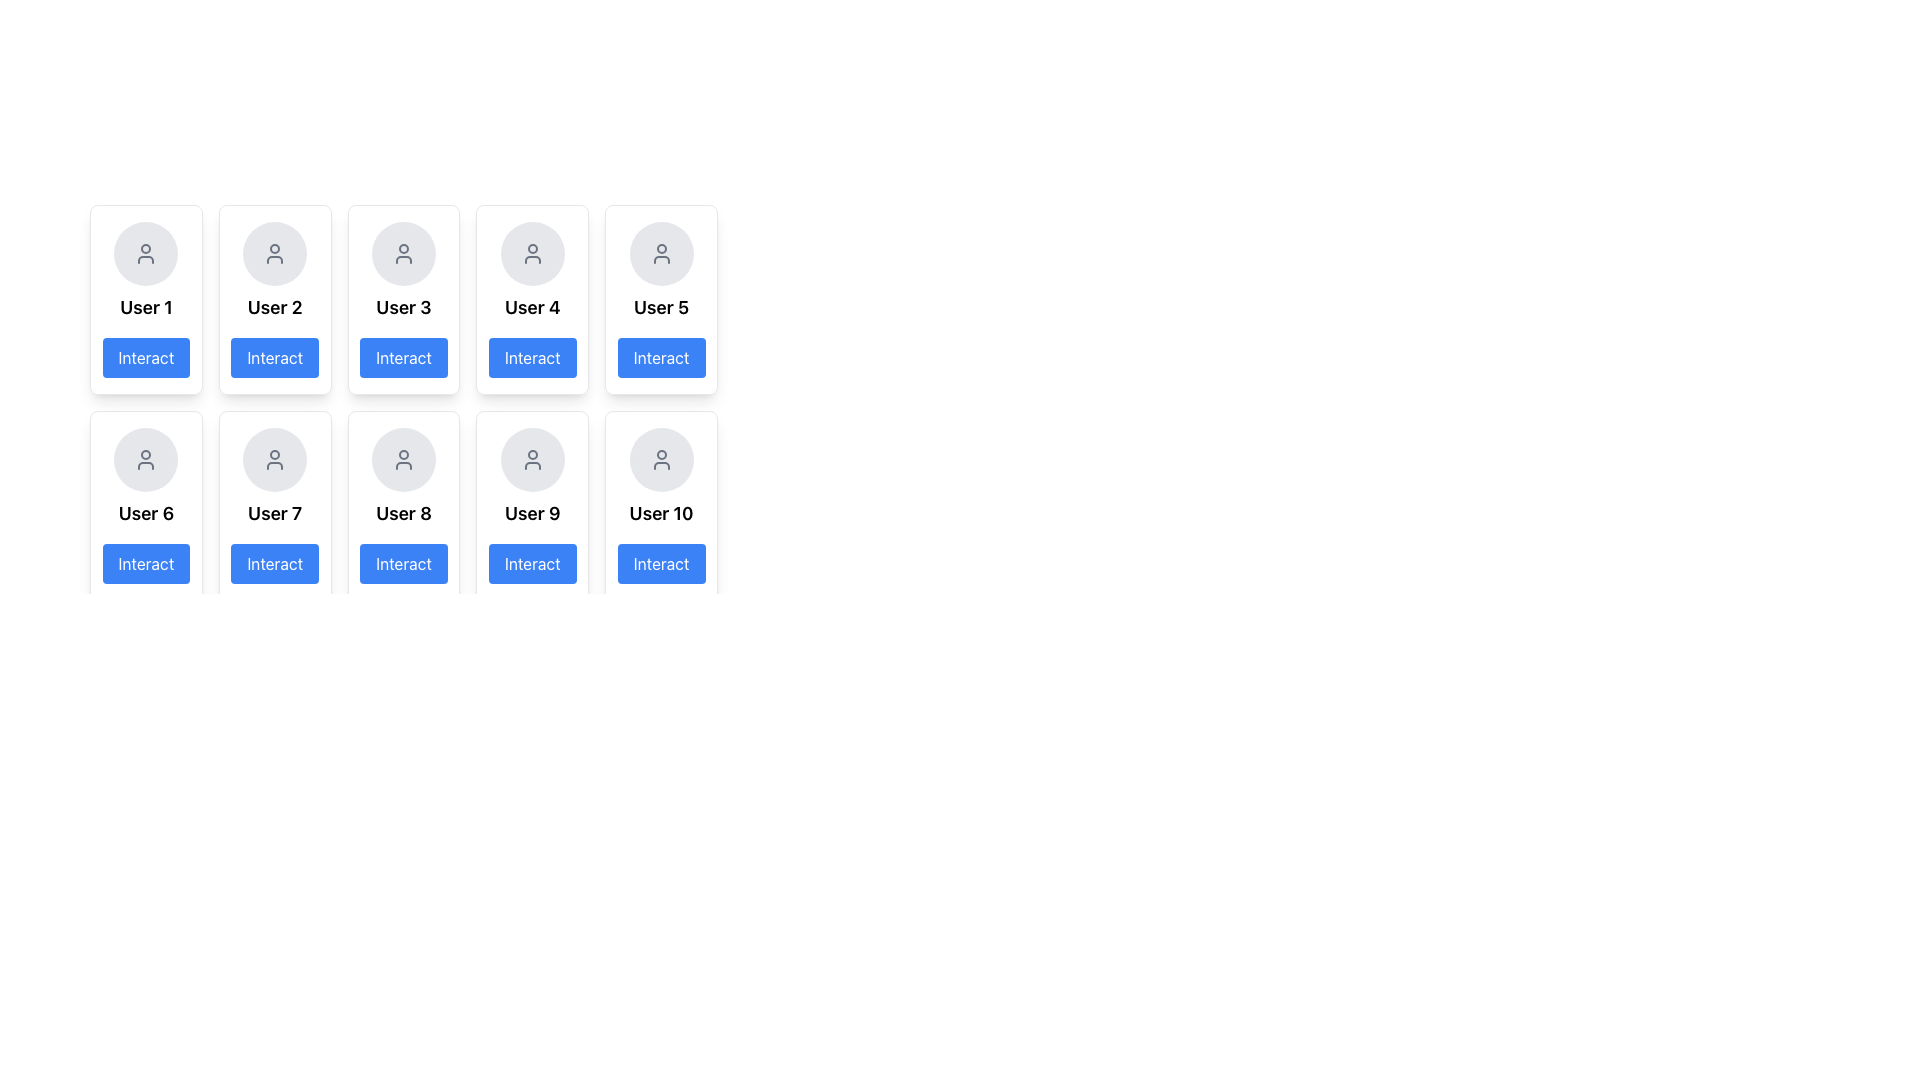 The image size is (1920, 1080). What do you see at coordinates (145, 253) in the screenshot?
I see `the user avatar or profile icon located at the top of the column layout, above the text 'User 1' and the 'Interact' button` at bounding box center [145, 253].